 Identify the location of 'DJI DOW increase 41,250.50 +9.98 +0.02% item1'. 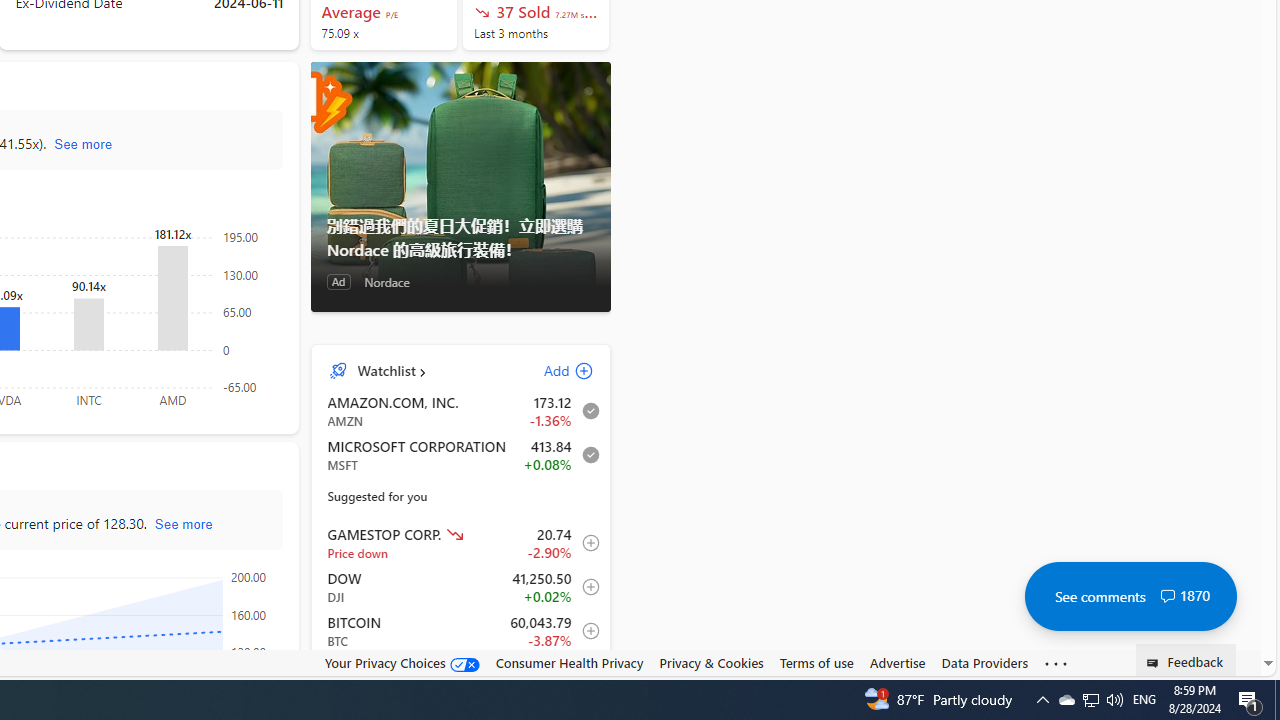
(460, 586).